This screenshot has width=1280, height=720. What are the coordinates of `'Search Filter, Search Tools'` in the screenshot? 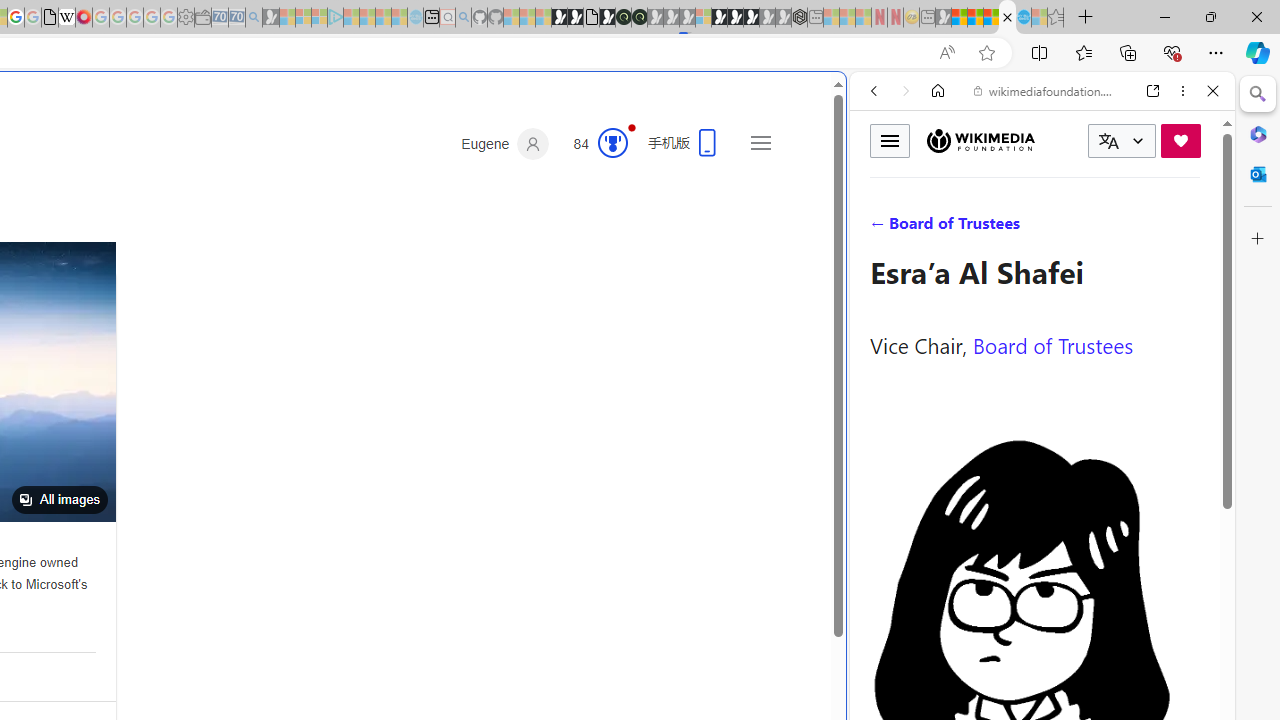 It's located at (1092, 227).